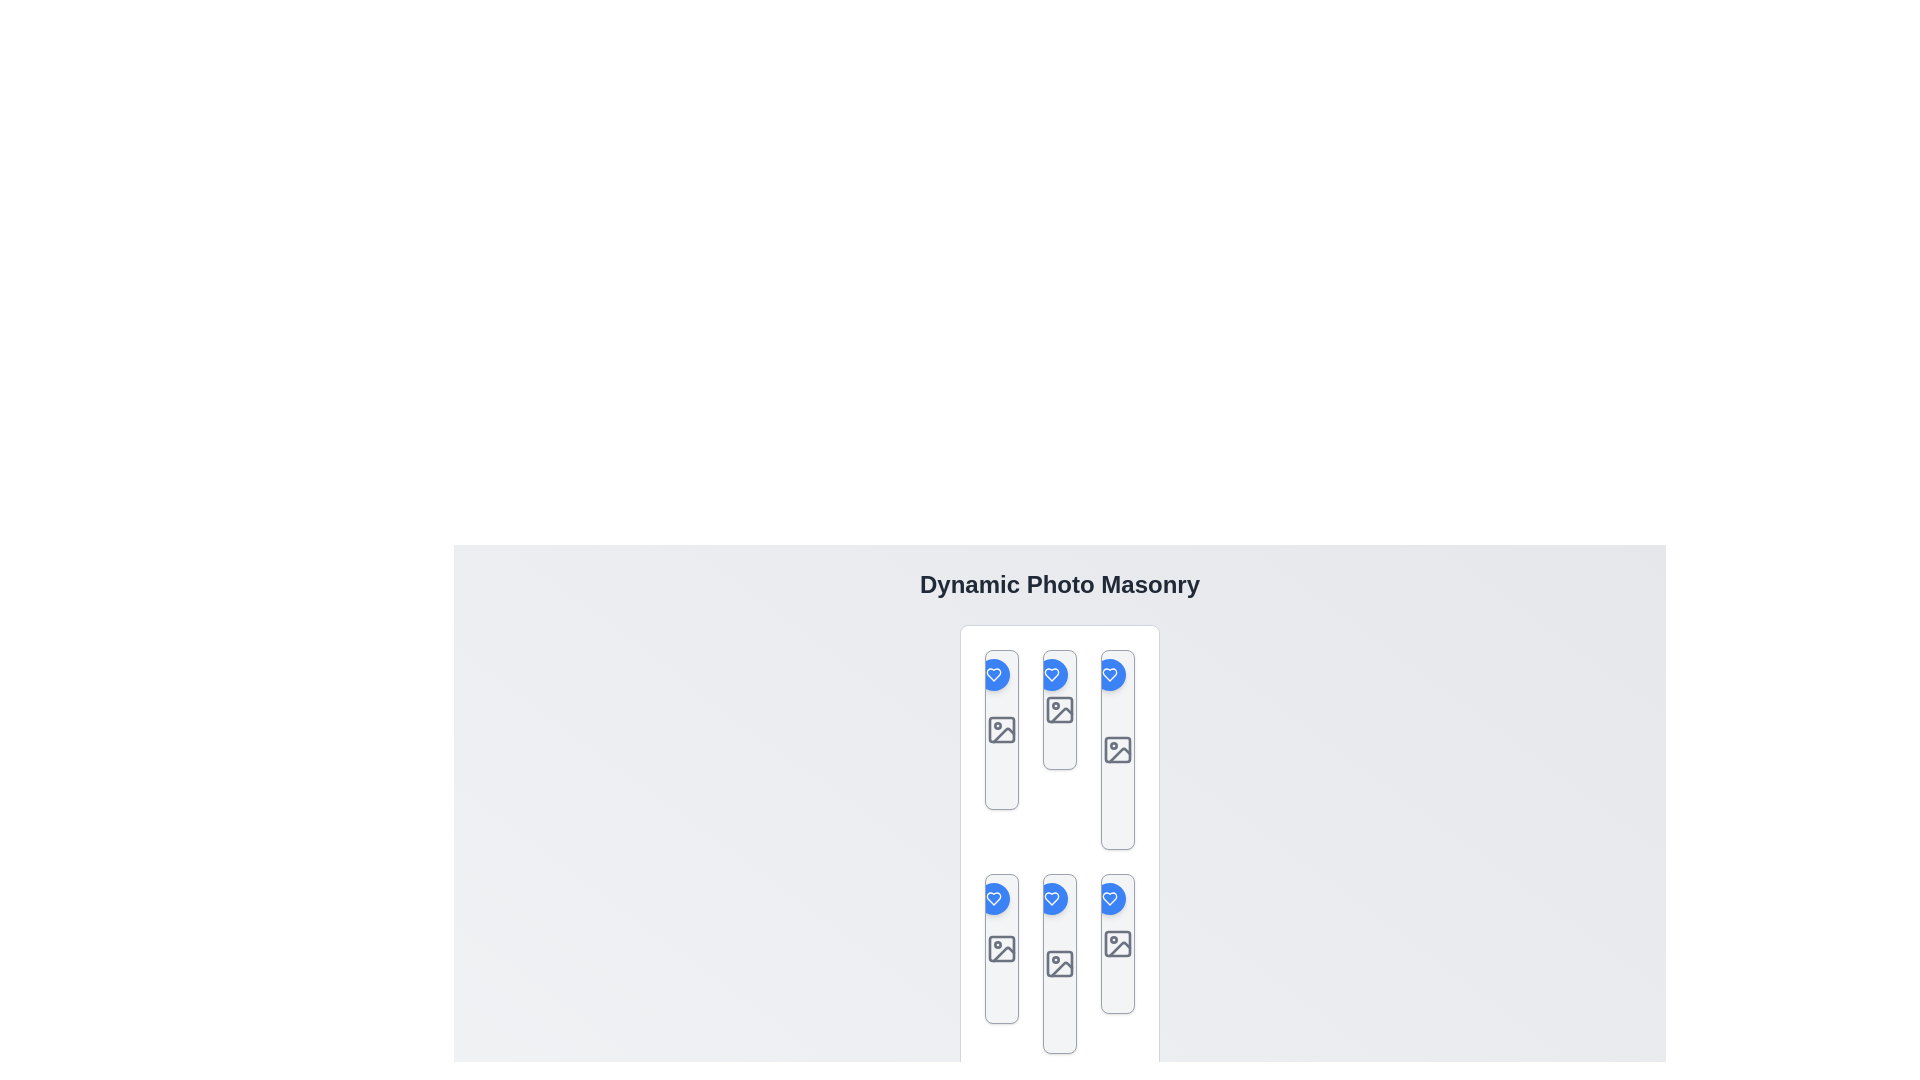 This screenshot has width=1920, height=1080. Describe the element at coordinates (993, 897) in the screenshot. I see `the favorite button located in the top-right corner of the gray card in the second column of the bottom row for extended interaction options` at that location.